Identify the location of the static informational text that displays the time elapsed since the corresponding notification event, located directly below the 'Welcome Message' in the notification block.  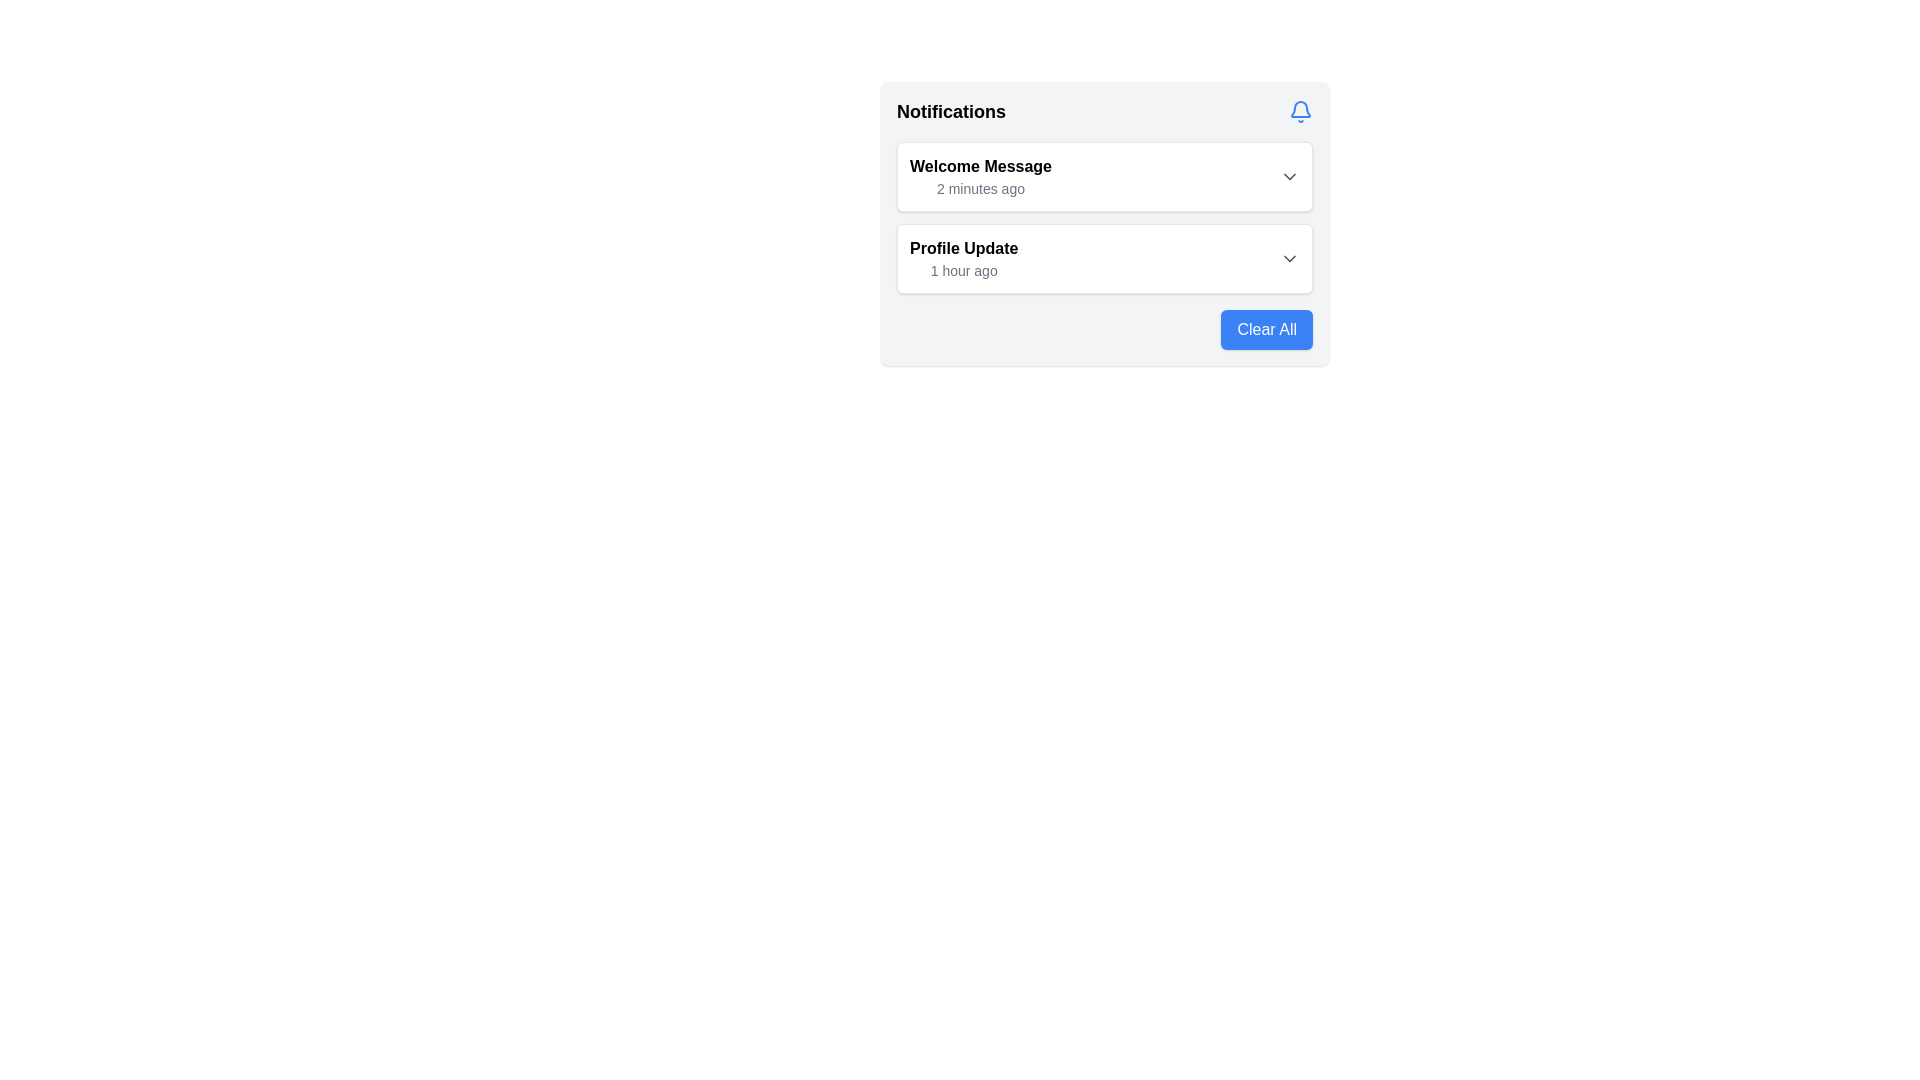
(980, 189).